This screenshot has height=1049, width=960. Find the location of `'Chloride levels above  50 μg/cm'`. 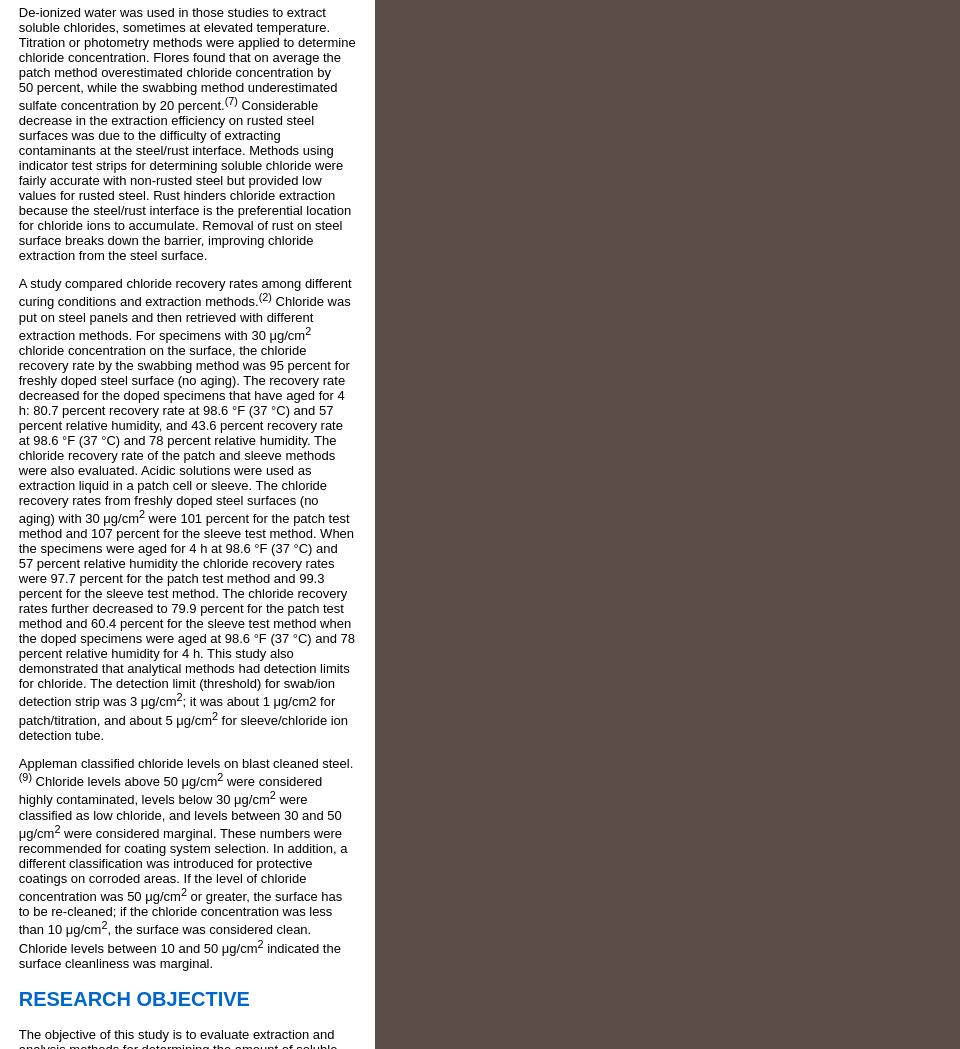

'Chloride levels above  50 μg/cm' is located at coordinates (123, 781).